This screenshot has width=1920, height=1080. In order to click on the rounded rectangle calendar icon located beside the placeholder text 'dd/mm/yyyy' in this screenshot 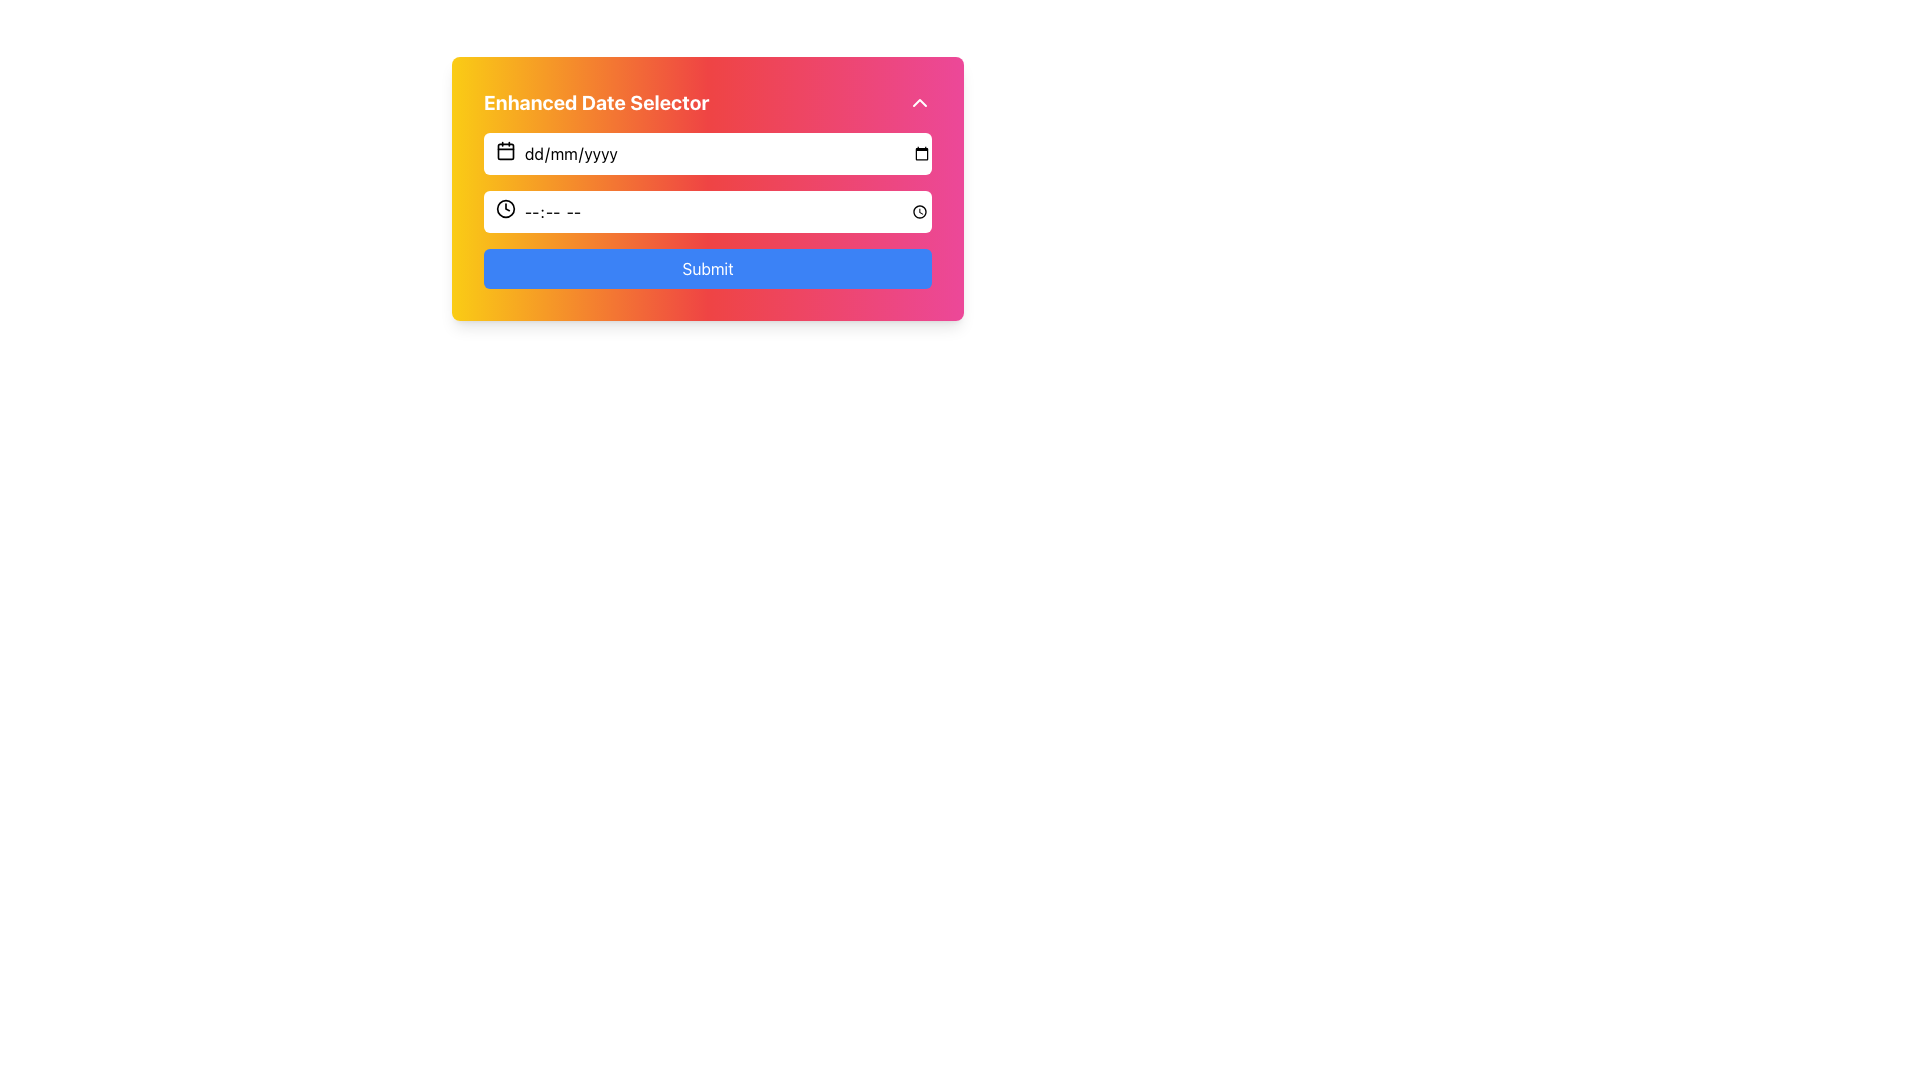, I will do `click(505, 149)`.